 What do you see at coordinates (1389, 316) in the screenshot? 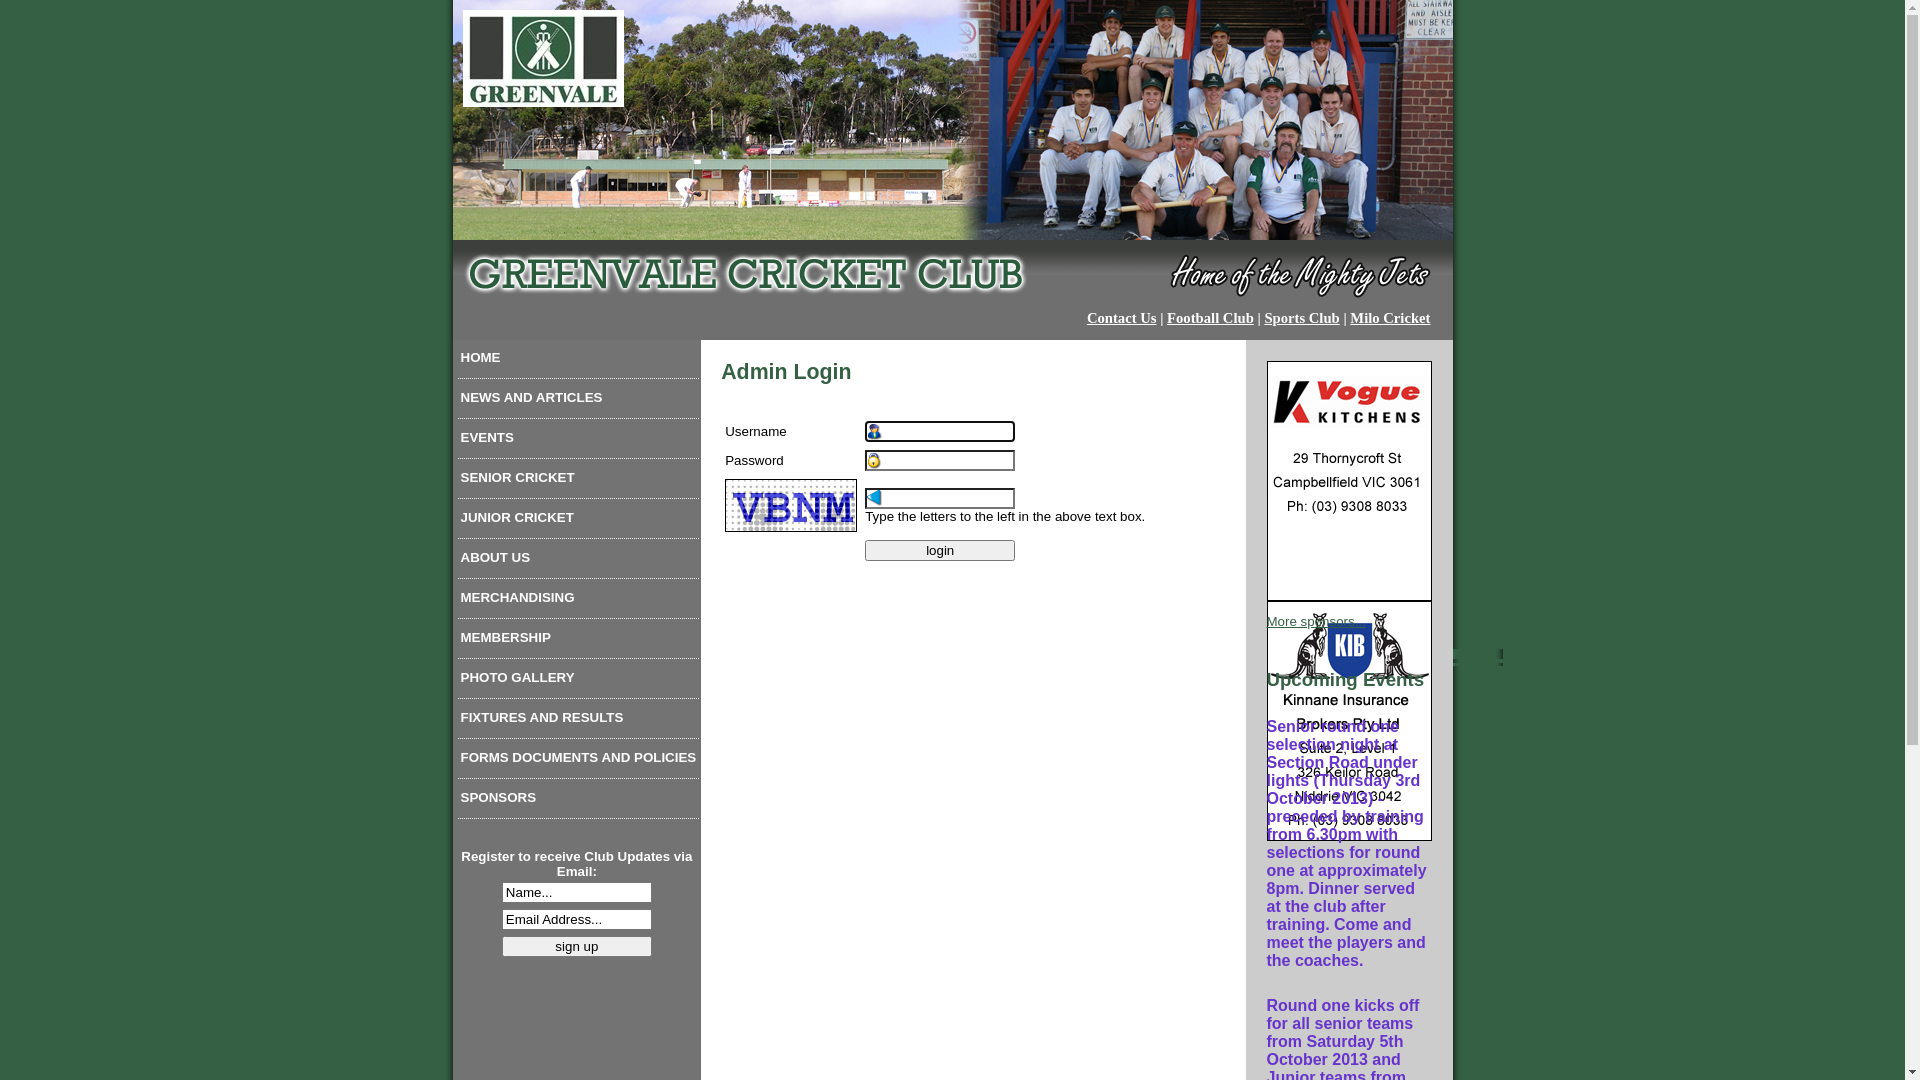
I see `'Milo Cricket'` at bounding box center [1389, 316].